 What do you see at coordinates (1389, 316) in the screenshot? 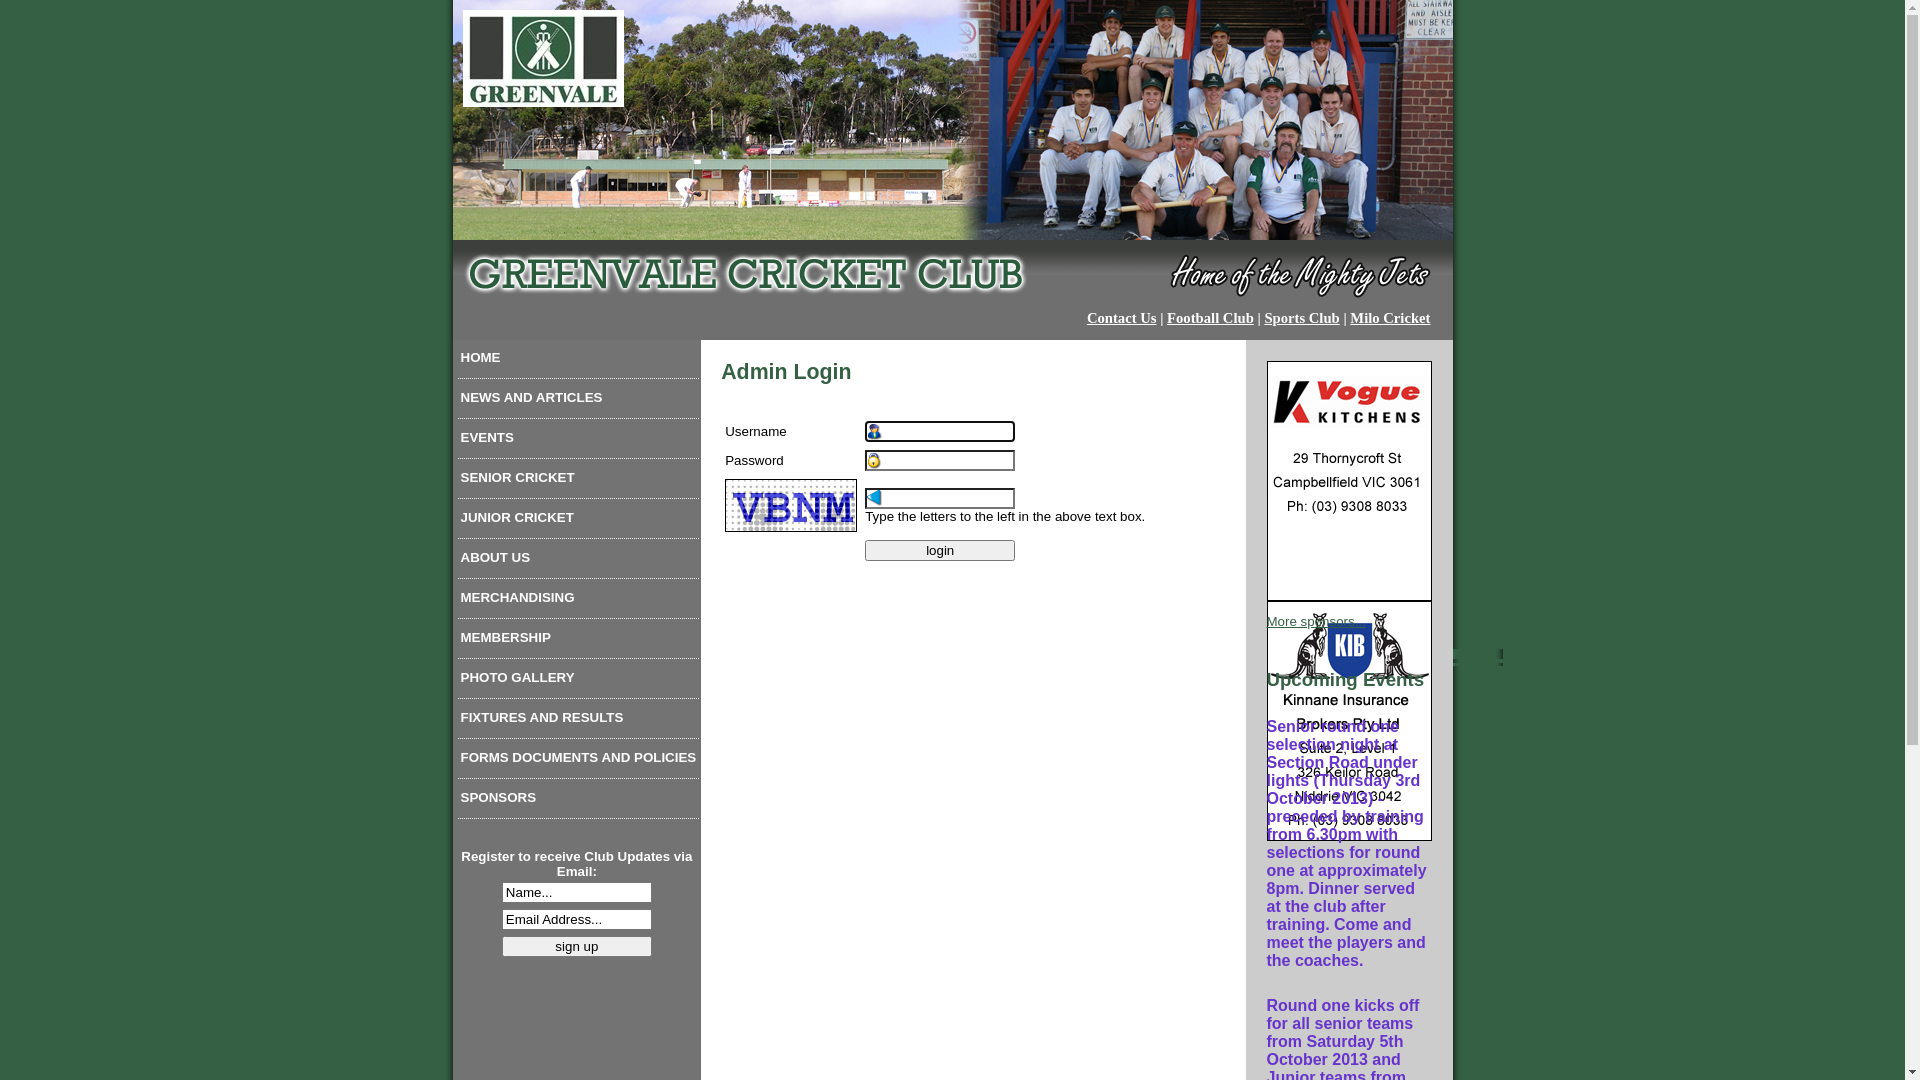
I see `'Milo Cricket'` at bounding box center [1389, 316].